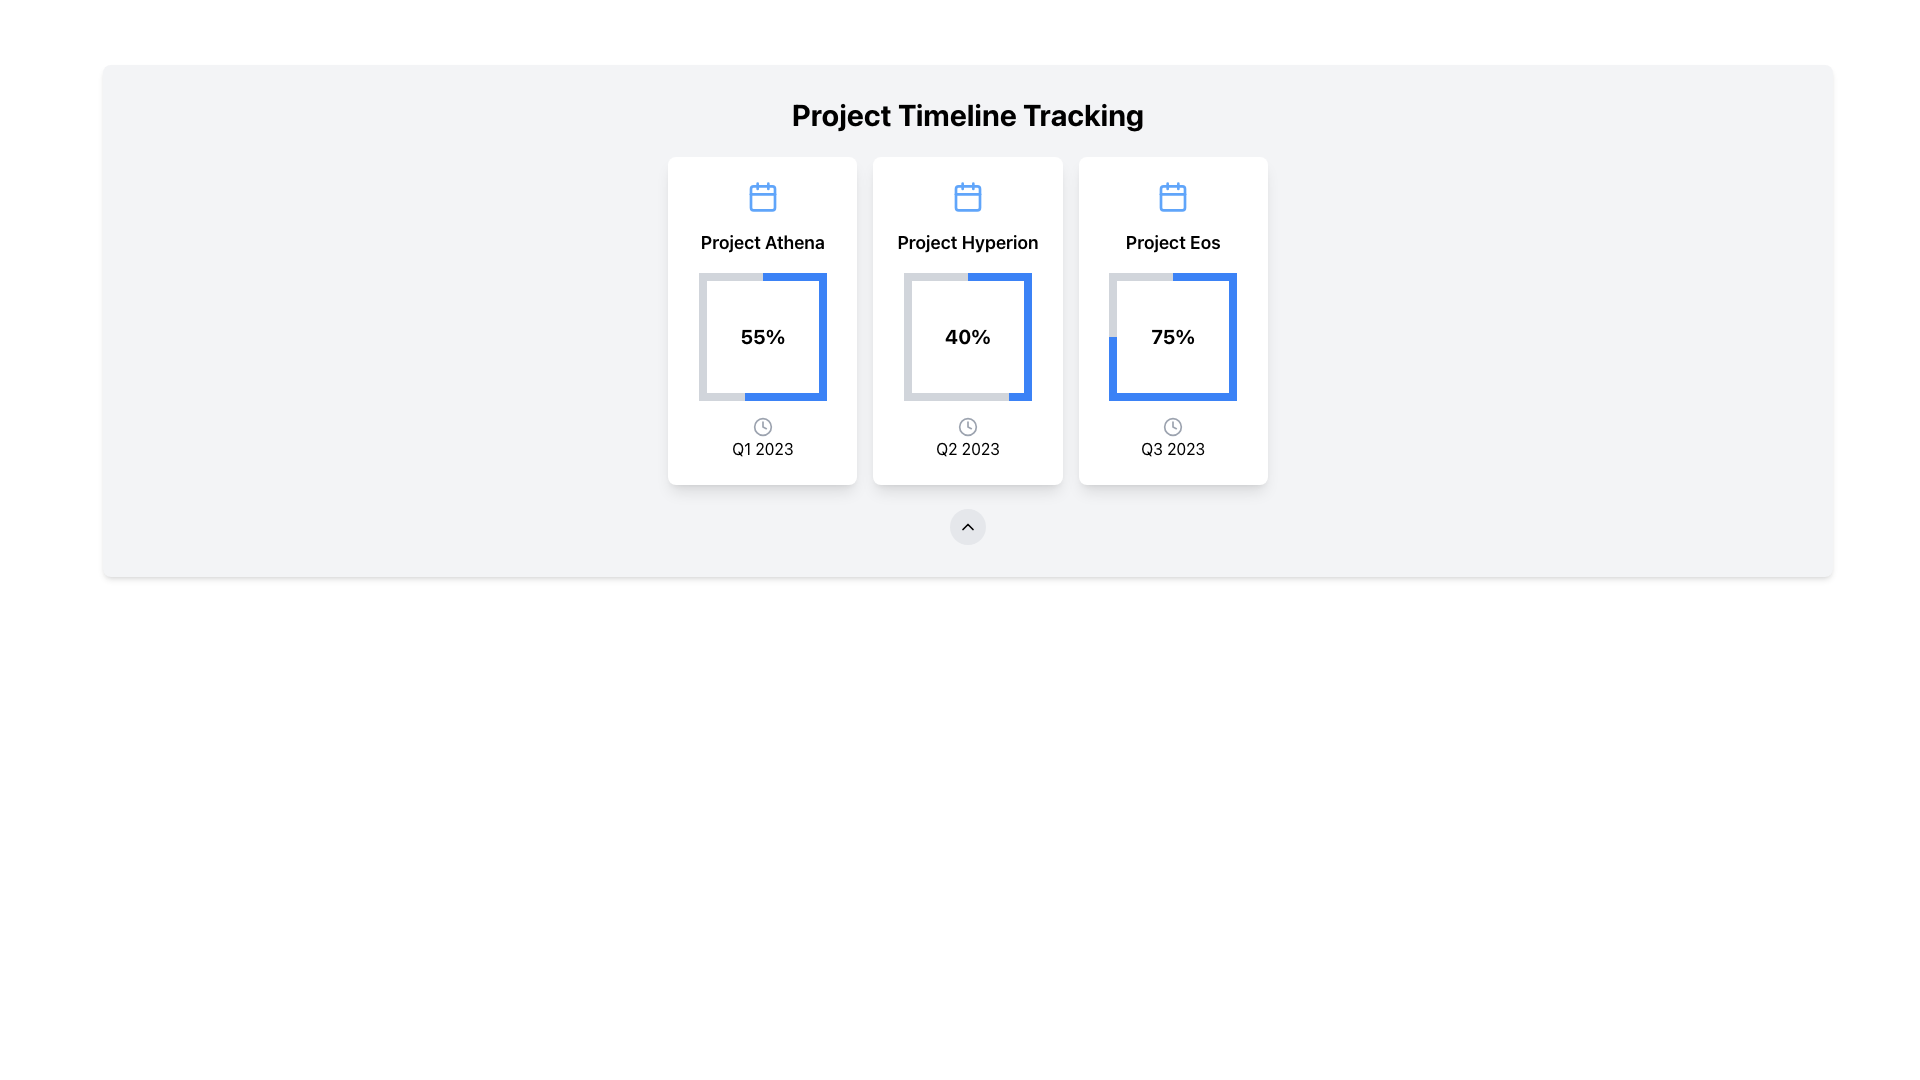  Describe the element at coordinates (761, 335) in the screenshot. I see `the bold '55%' text inside the circular progress indicator in the 'Project Athena' card` at that location.